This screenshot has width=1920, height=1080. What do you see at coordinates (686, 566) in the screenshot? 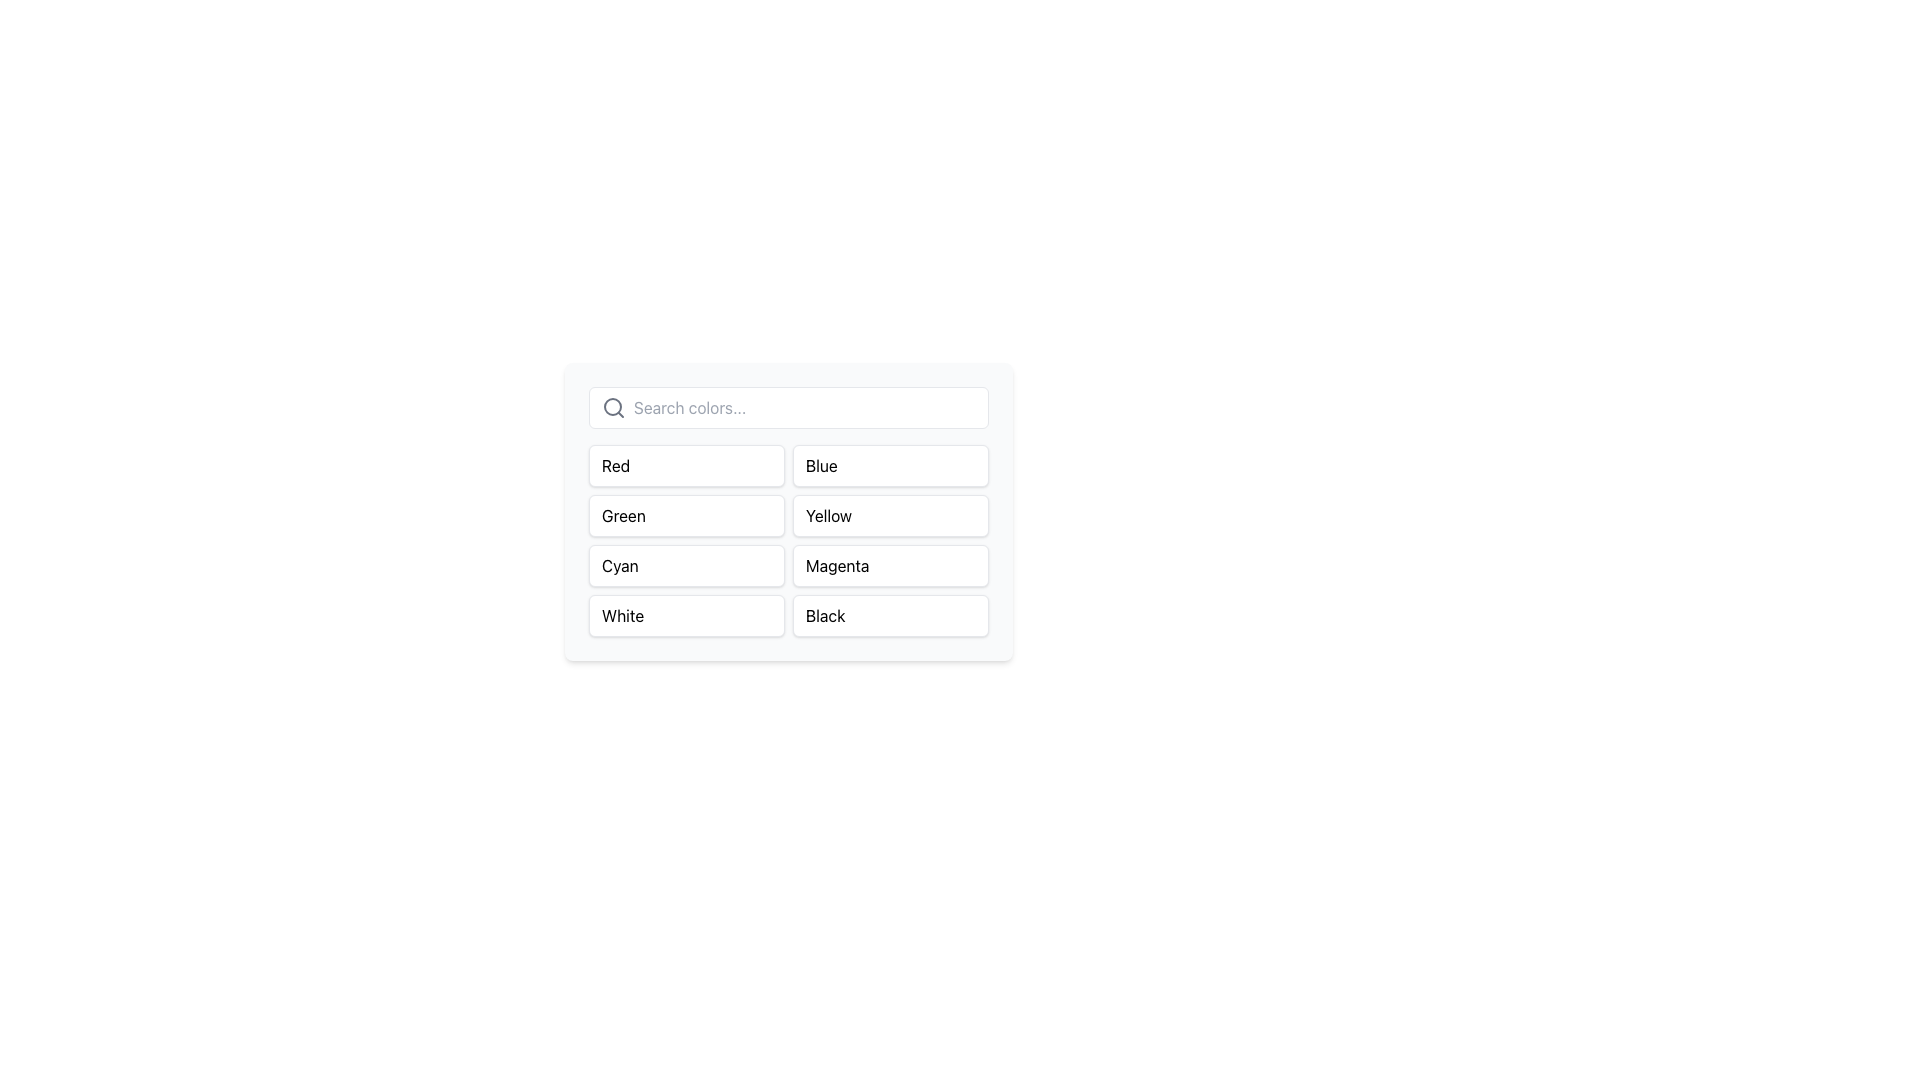
I see `the rectangular button styled with a light gray border and labeled 'Cyan', located in the third row and first column of the button grid` at bounding box center [686, 566].